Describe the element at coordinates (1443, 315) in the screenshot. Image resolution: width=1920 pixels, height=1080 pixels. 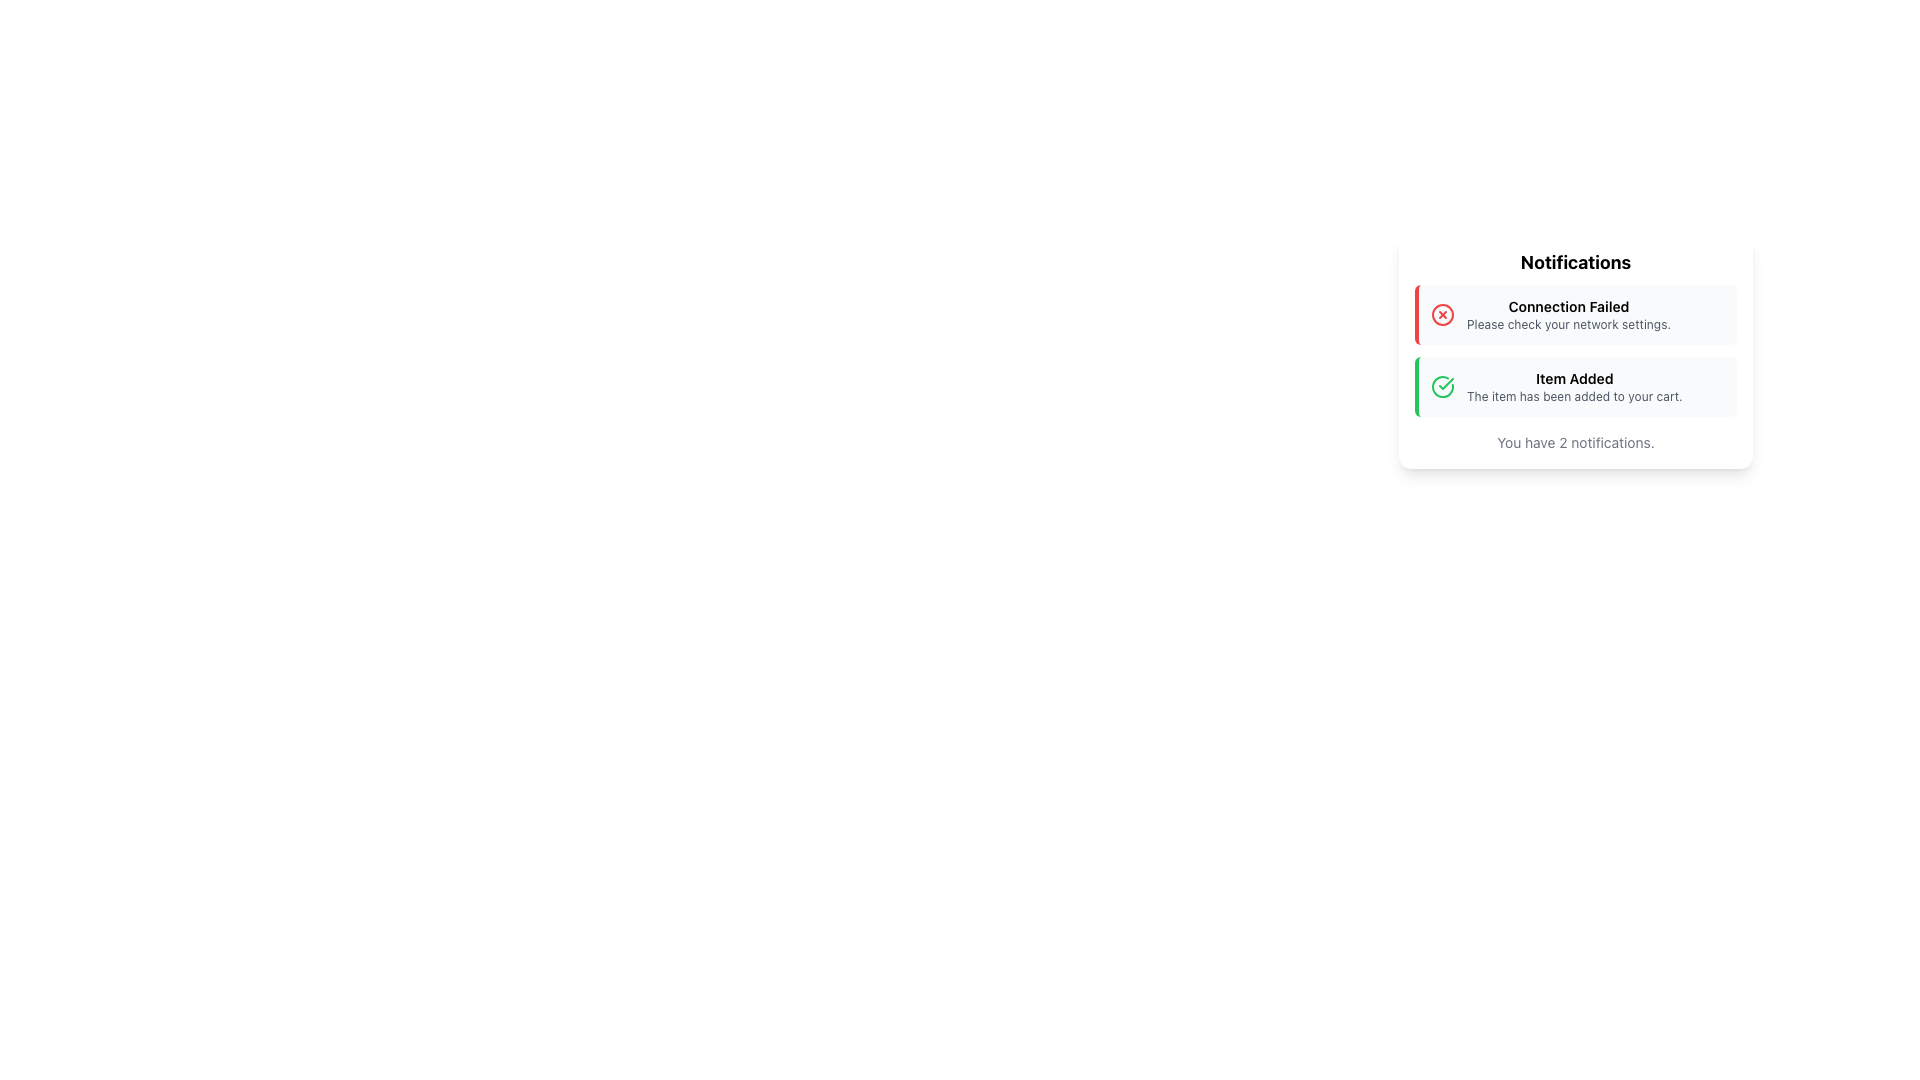
I see `the error icon indicating 'Connection Failed' located to the left of the text in the top notification` at that location.